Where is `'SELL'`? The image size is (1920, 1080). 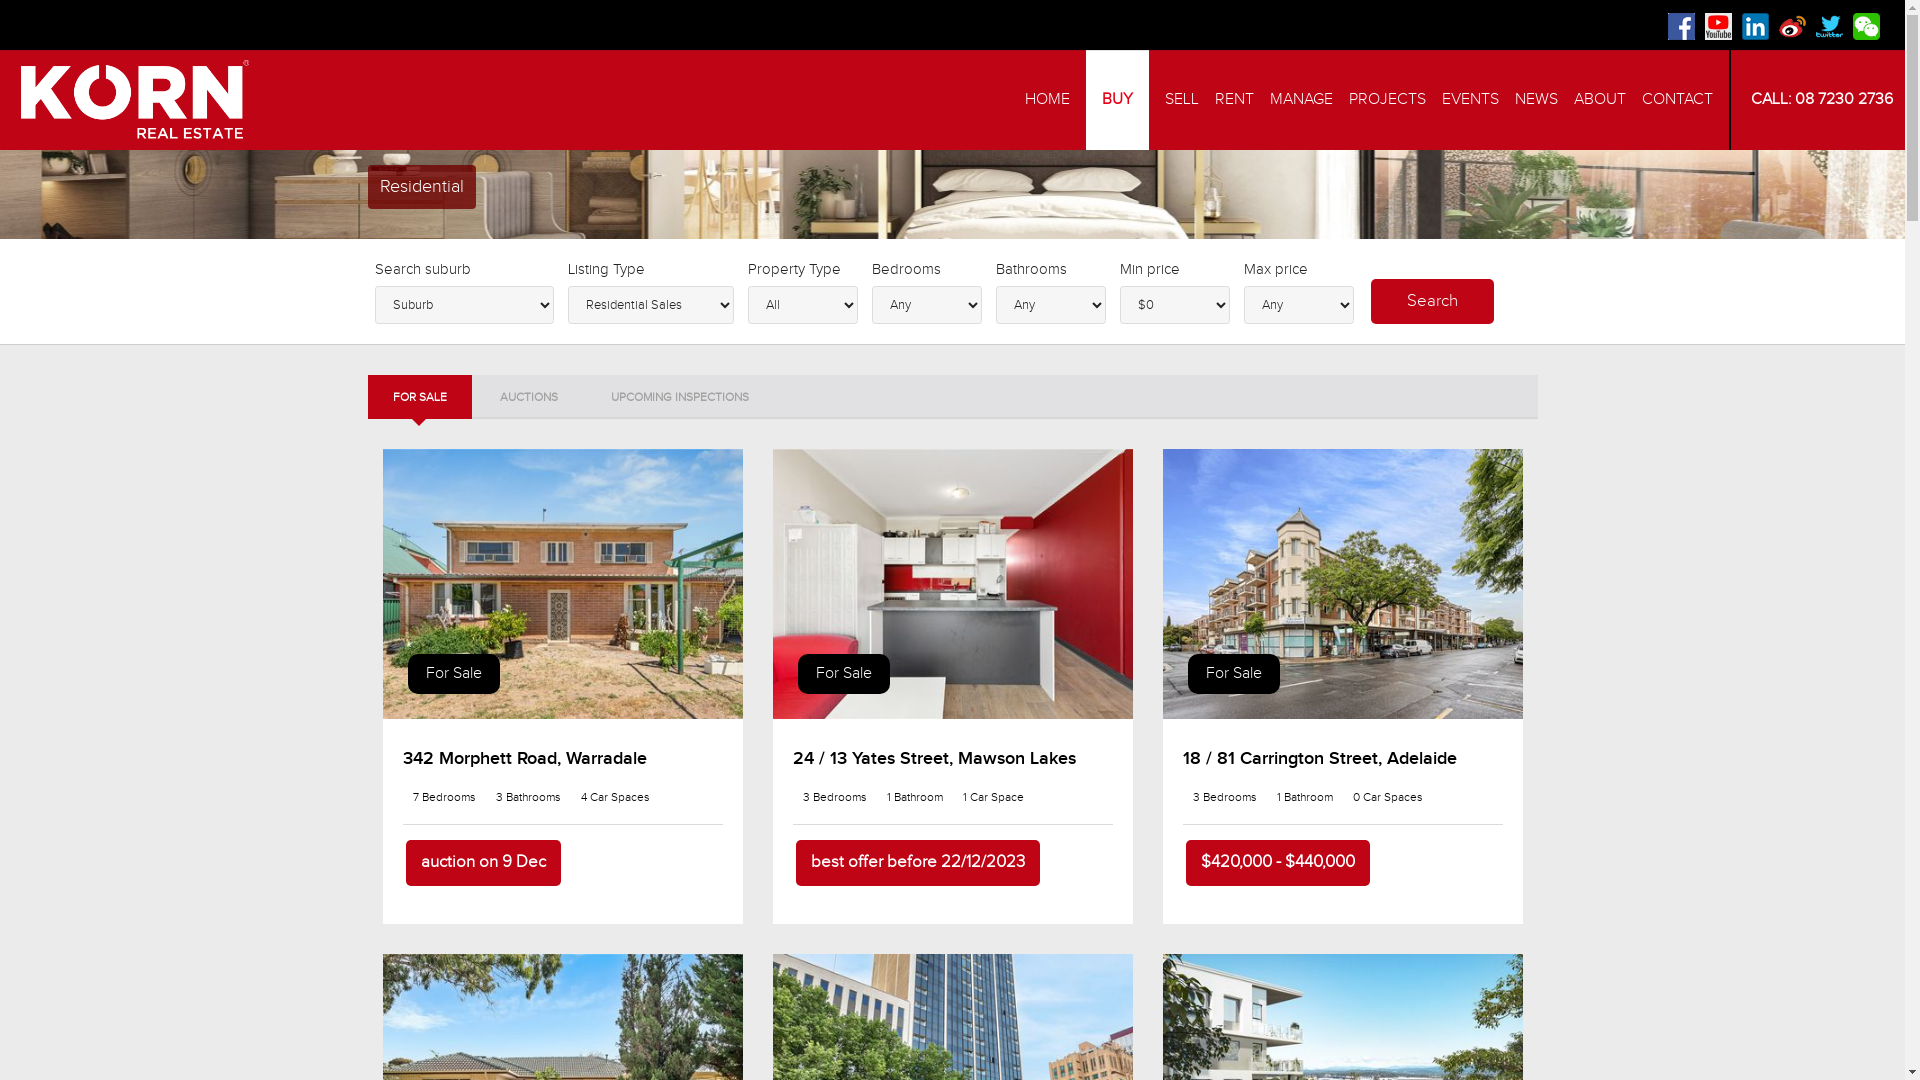 'SELL' is located at coordinates (1181, 100).